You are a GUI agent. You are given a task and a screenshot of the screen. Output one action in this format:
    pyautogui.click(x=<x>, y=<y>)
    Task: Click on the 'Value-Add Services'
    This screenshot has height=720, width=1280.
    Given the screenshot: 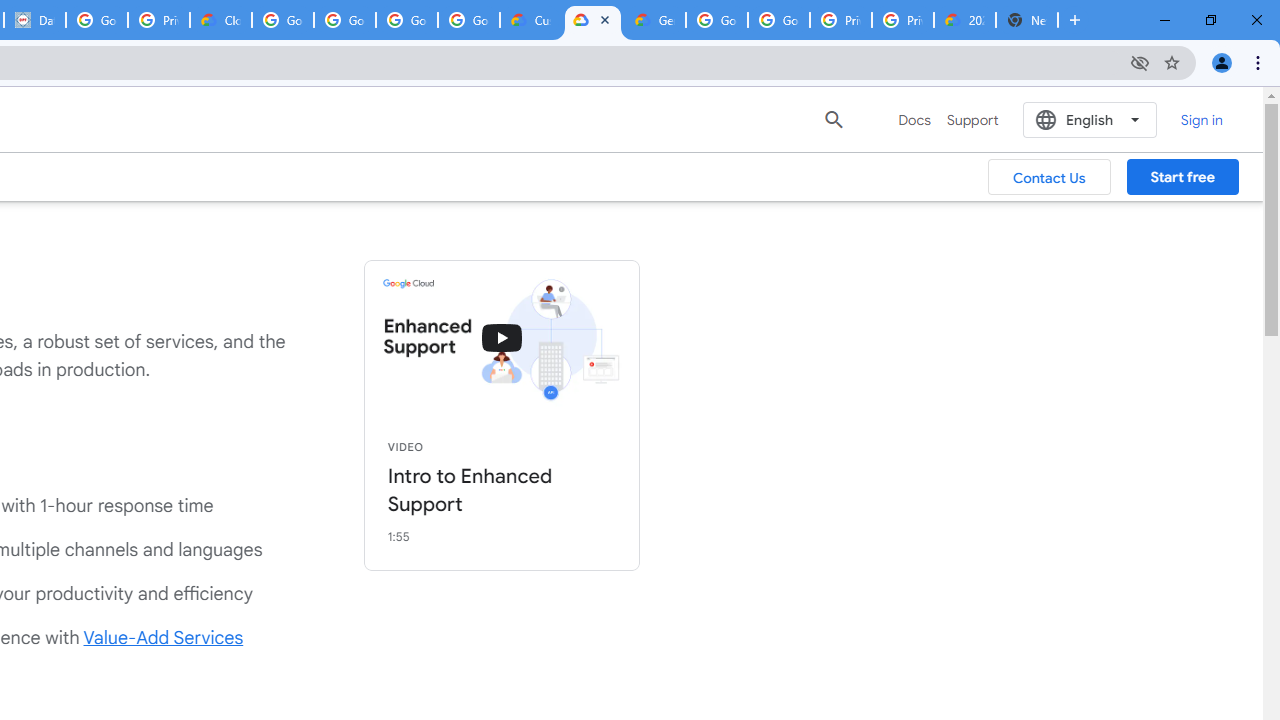 What is the action you would take?
    pyautogui.click(x=163, y=637)
    